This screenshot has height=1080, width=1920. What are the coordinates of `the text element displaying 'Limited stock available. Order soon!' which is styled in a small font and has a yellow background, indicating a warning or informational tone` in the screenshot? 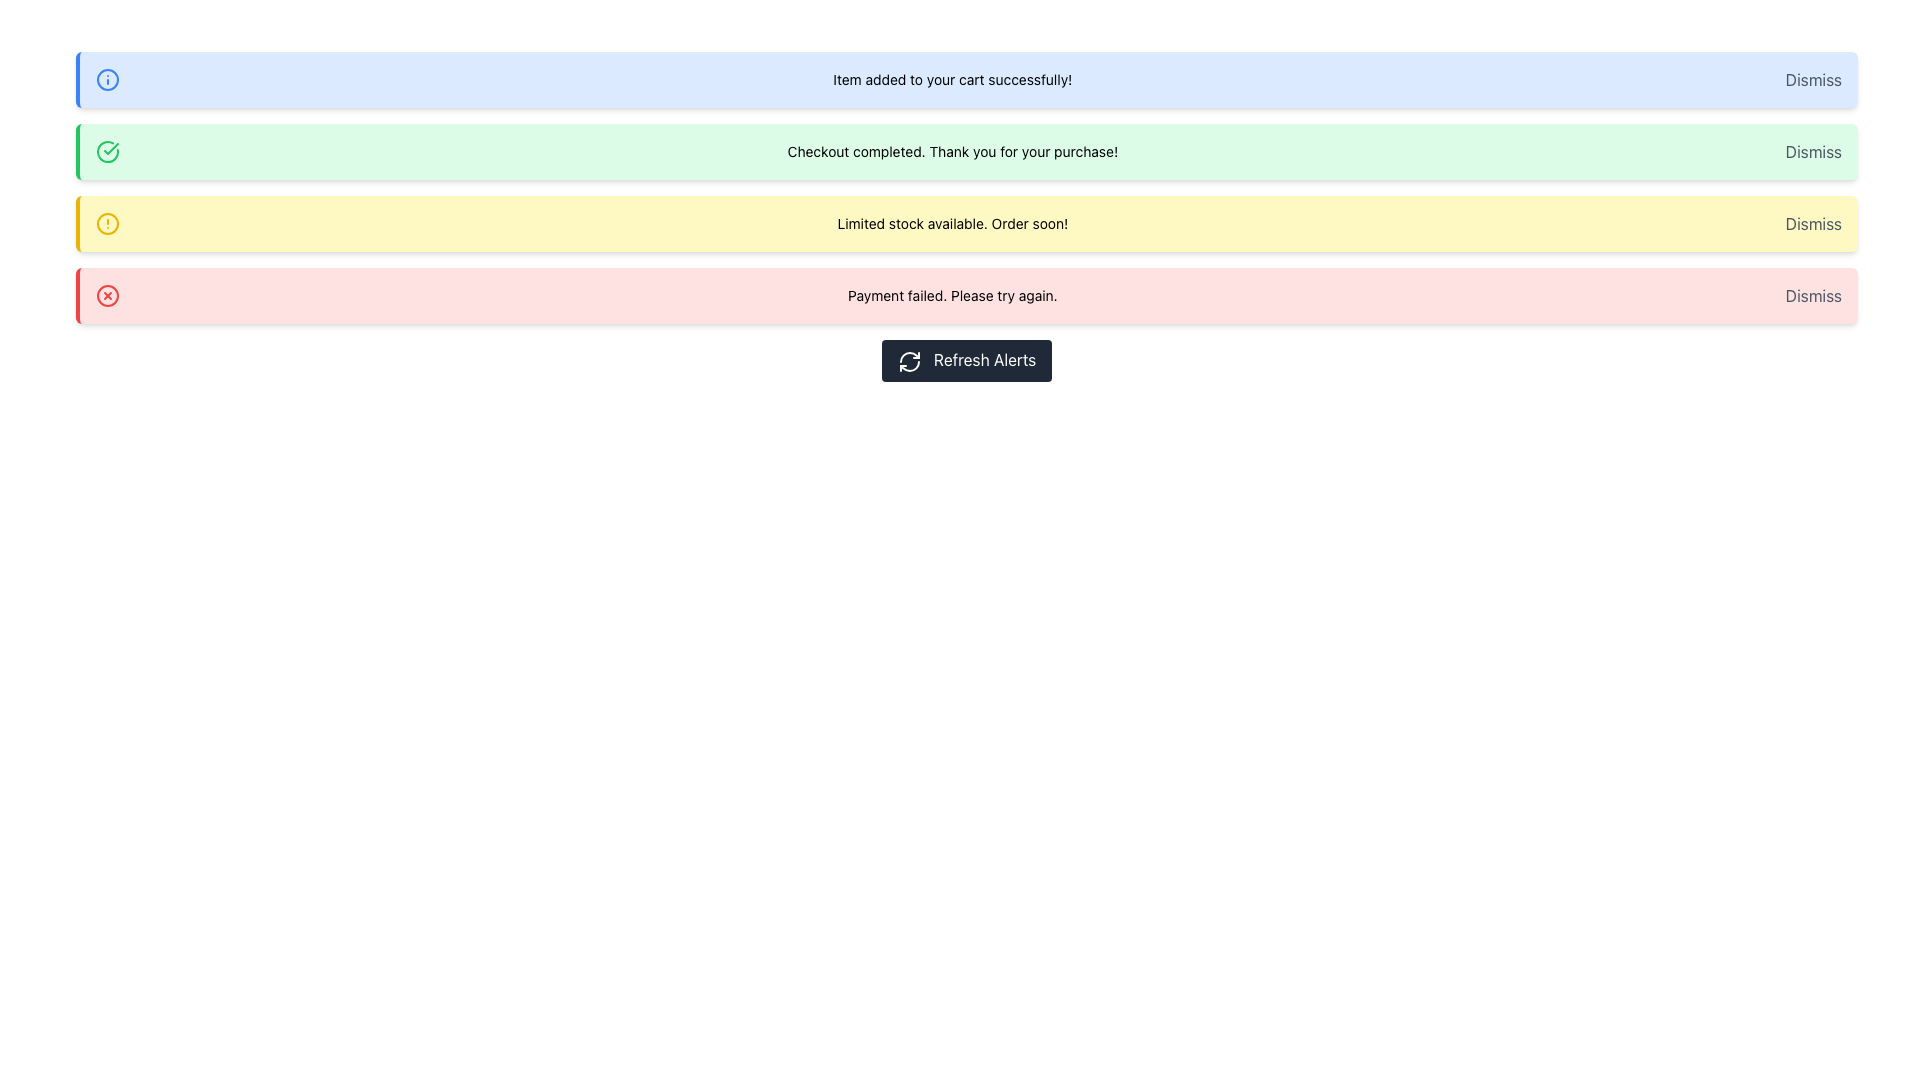 It's located at (951, 223).